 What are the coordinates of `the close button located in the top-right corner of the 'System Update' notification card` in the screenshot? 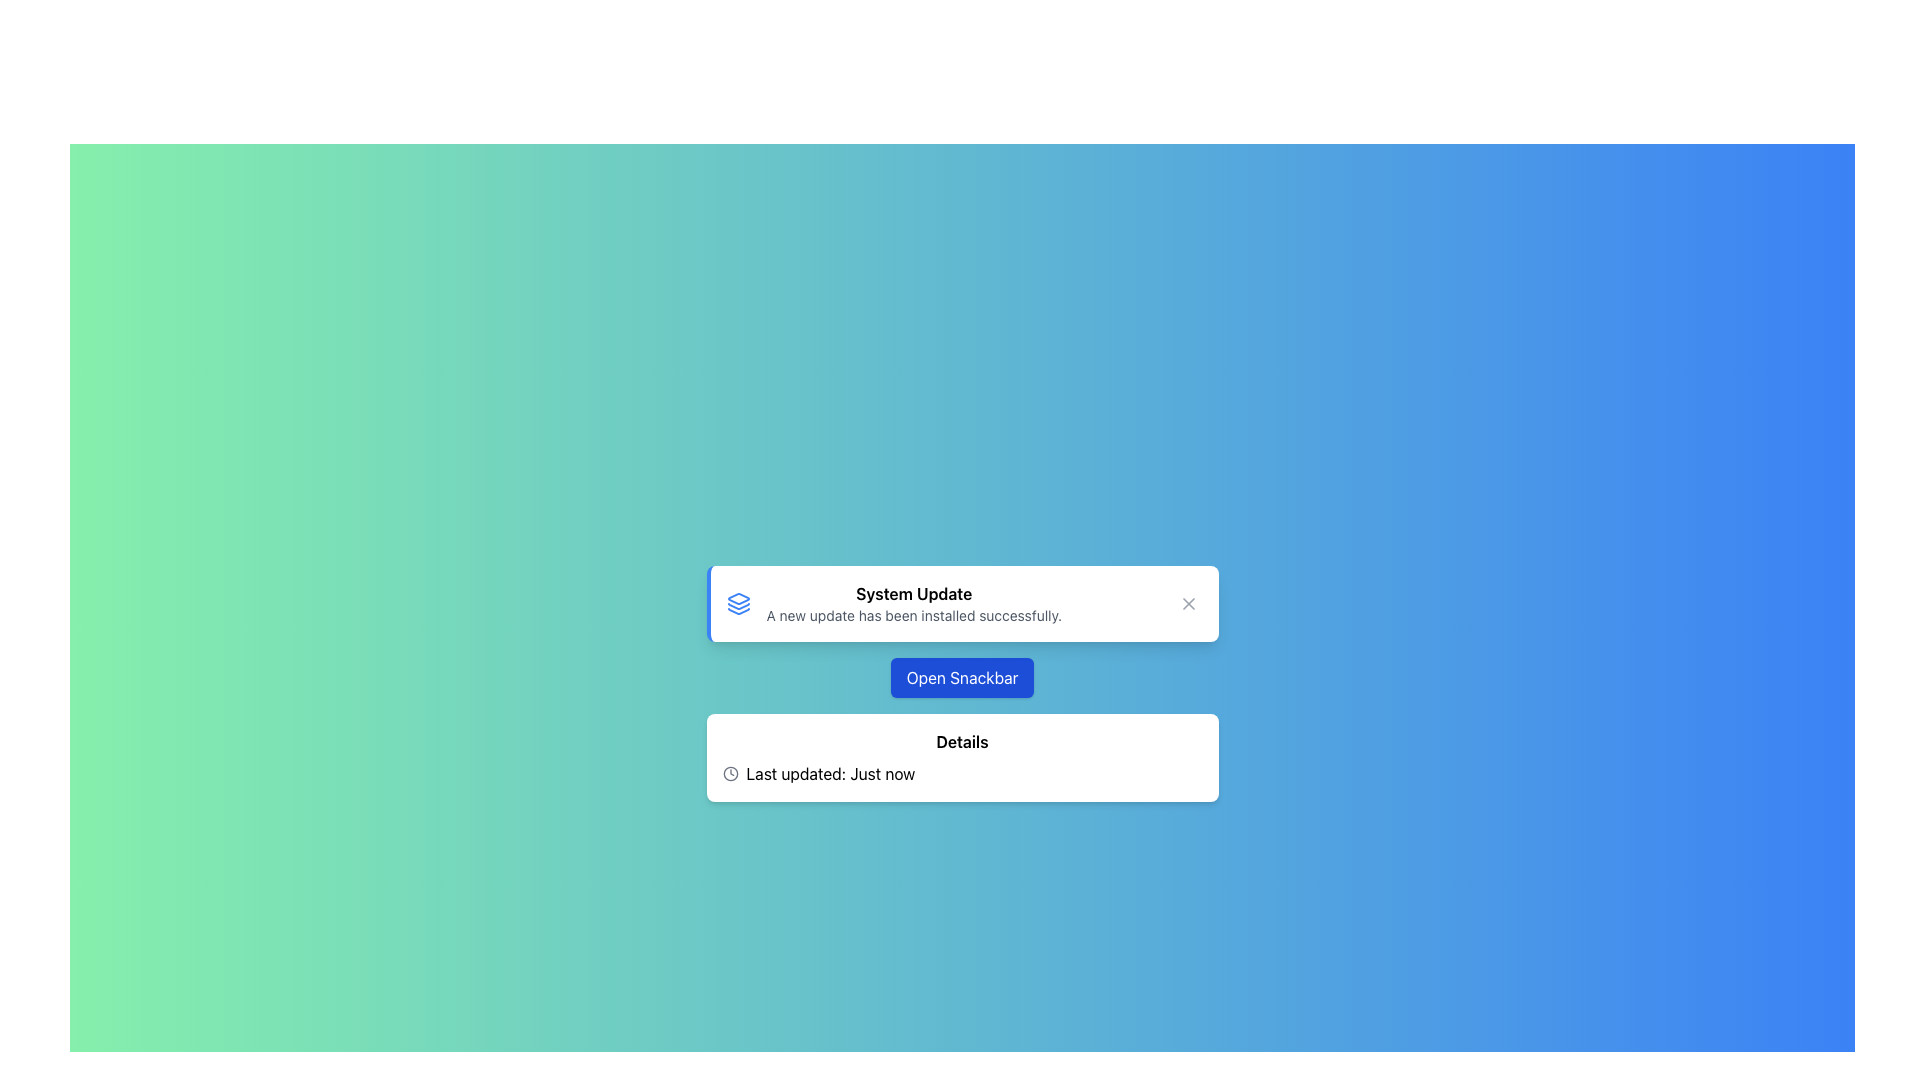 It's located at (1188, 603).